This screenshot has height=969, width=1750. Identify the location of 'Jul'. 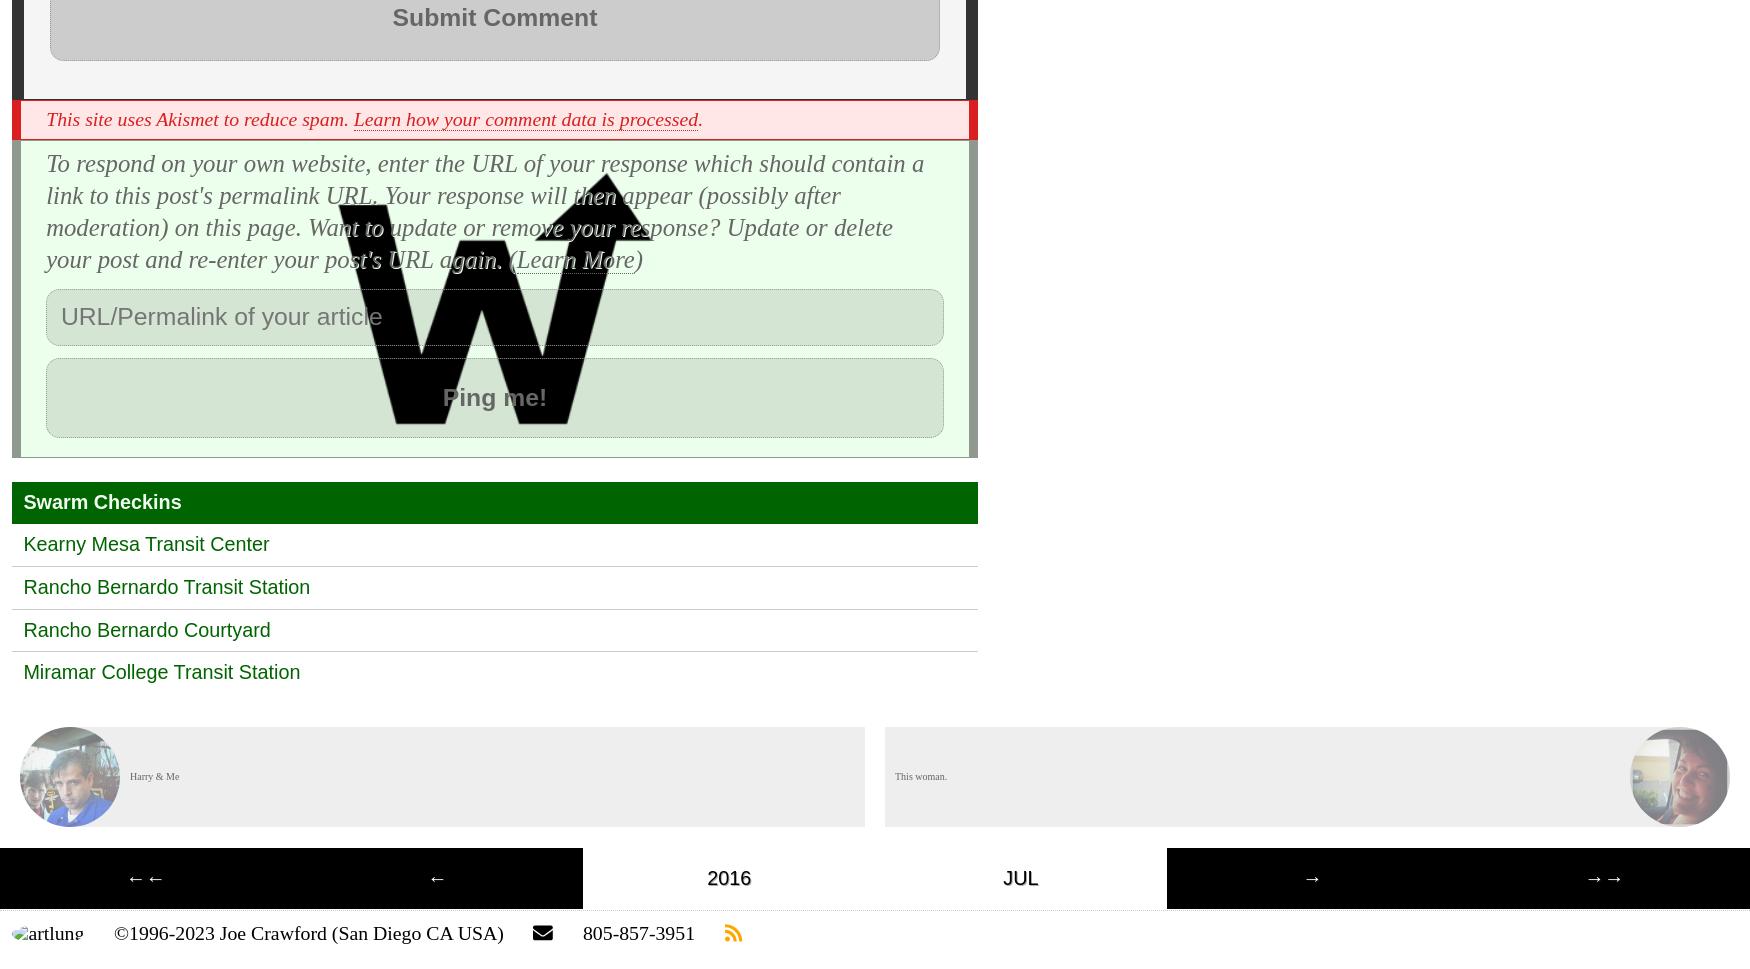
(1019, 876).